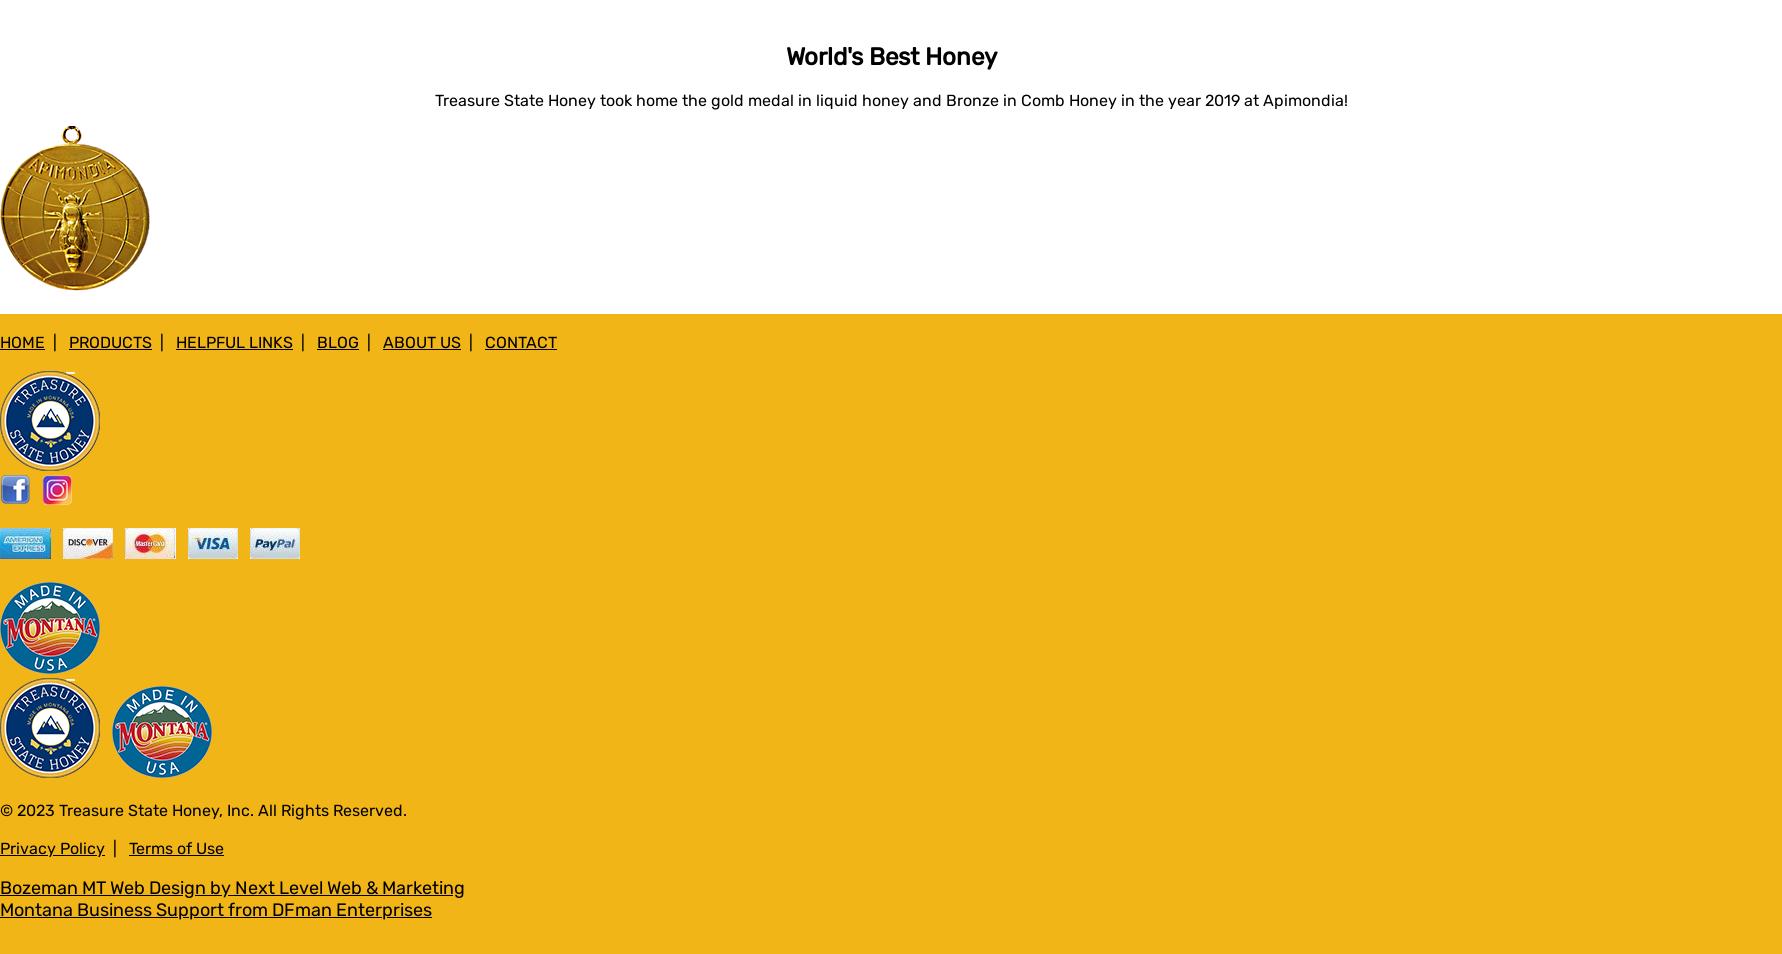  What do you see at coordinates (22, 341) in the screenshot?
I see `'HOME'` at bounding box center [22, 341].